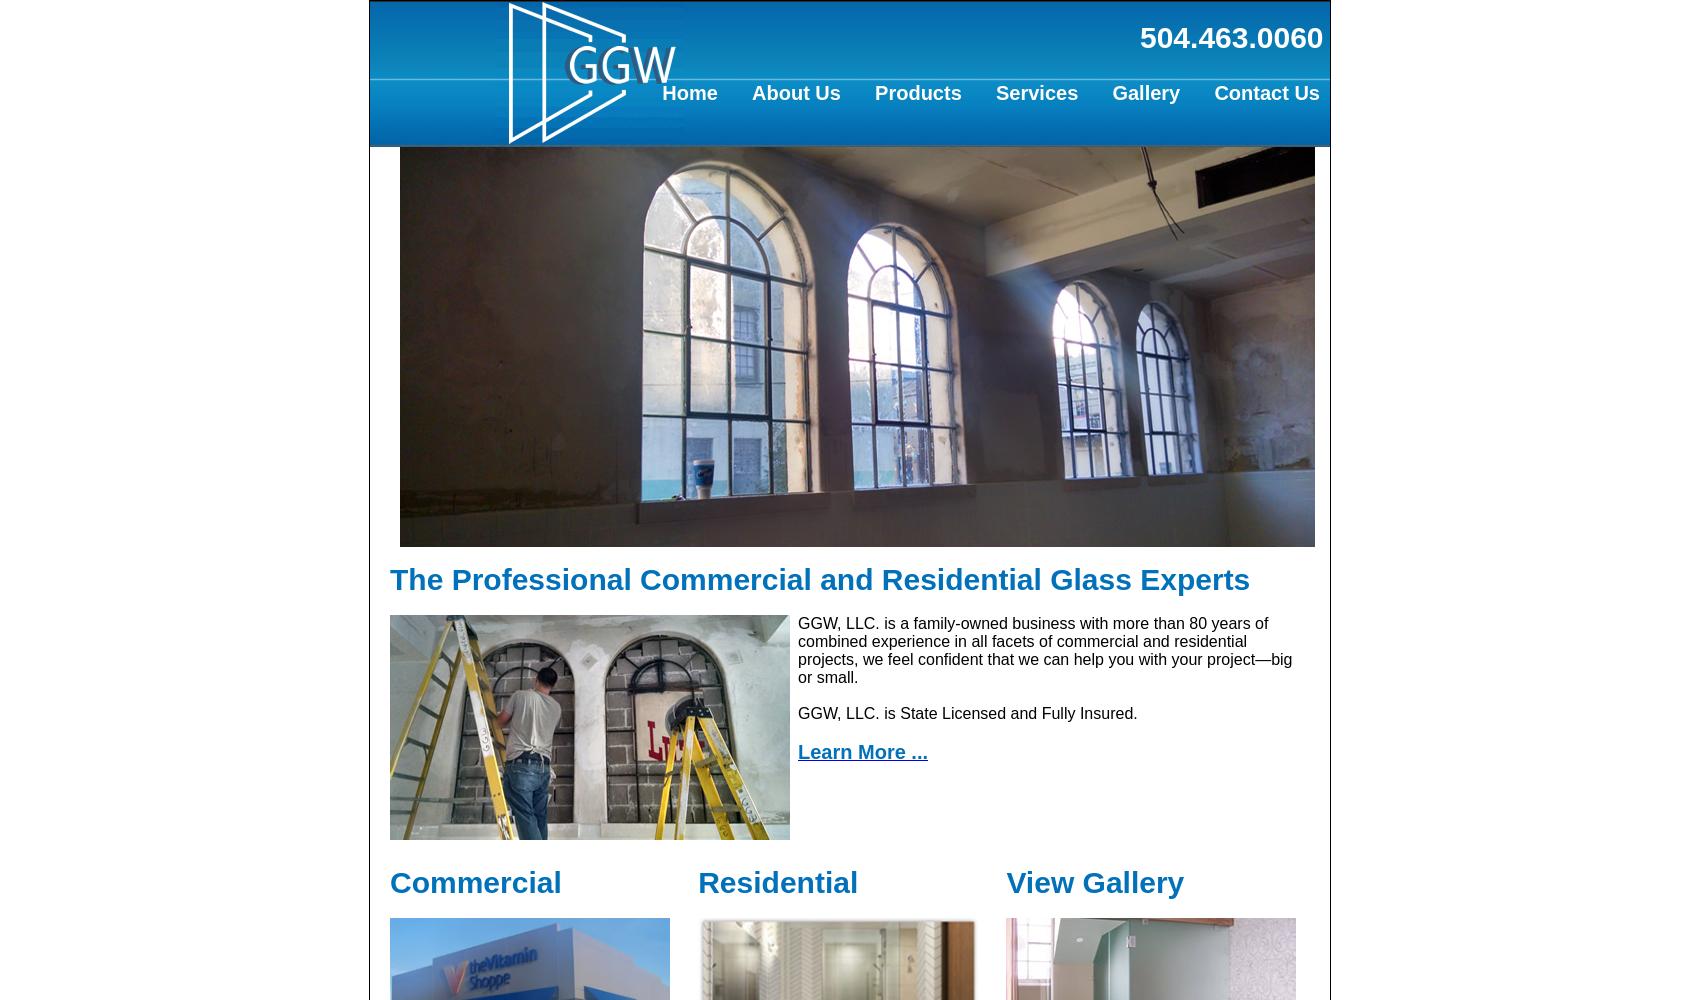 This screenshot has height=1000, width=1700. What do you see at coordinates (1266, 92) in the screenshot?
I see `'Contact Us'` at bounding box center [1266, 92].